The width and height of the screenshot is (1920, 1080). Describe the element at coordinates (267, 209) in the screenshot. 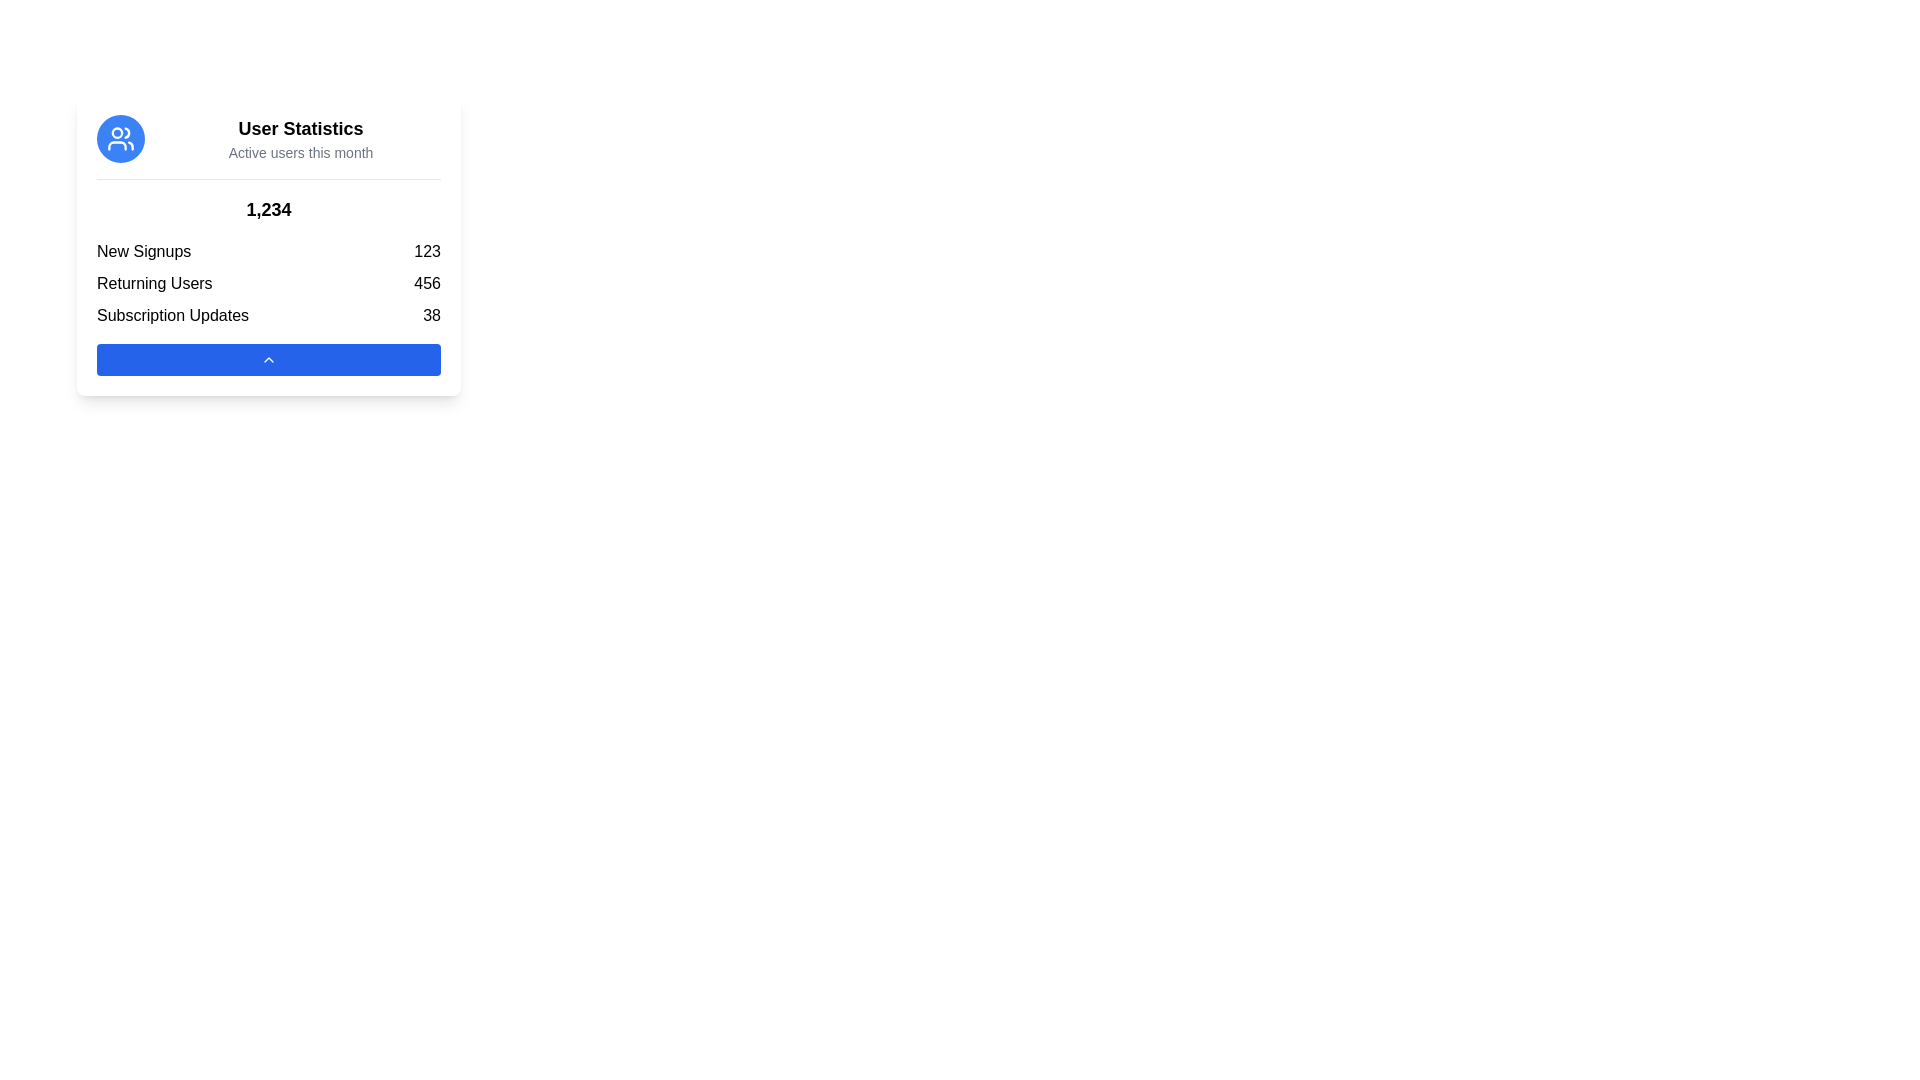

I see `the text label displaying the number of active users for the current month, located centrally within the statistics card below the section header 'Active users this month.'` at that location.